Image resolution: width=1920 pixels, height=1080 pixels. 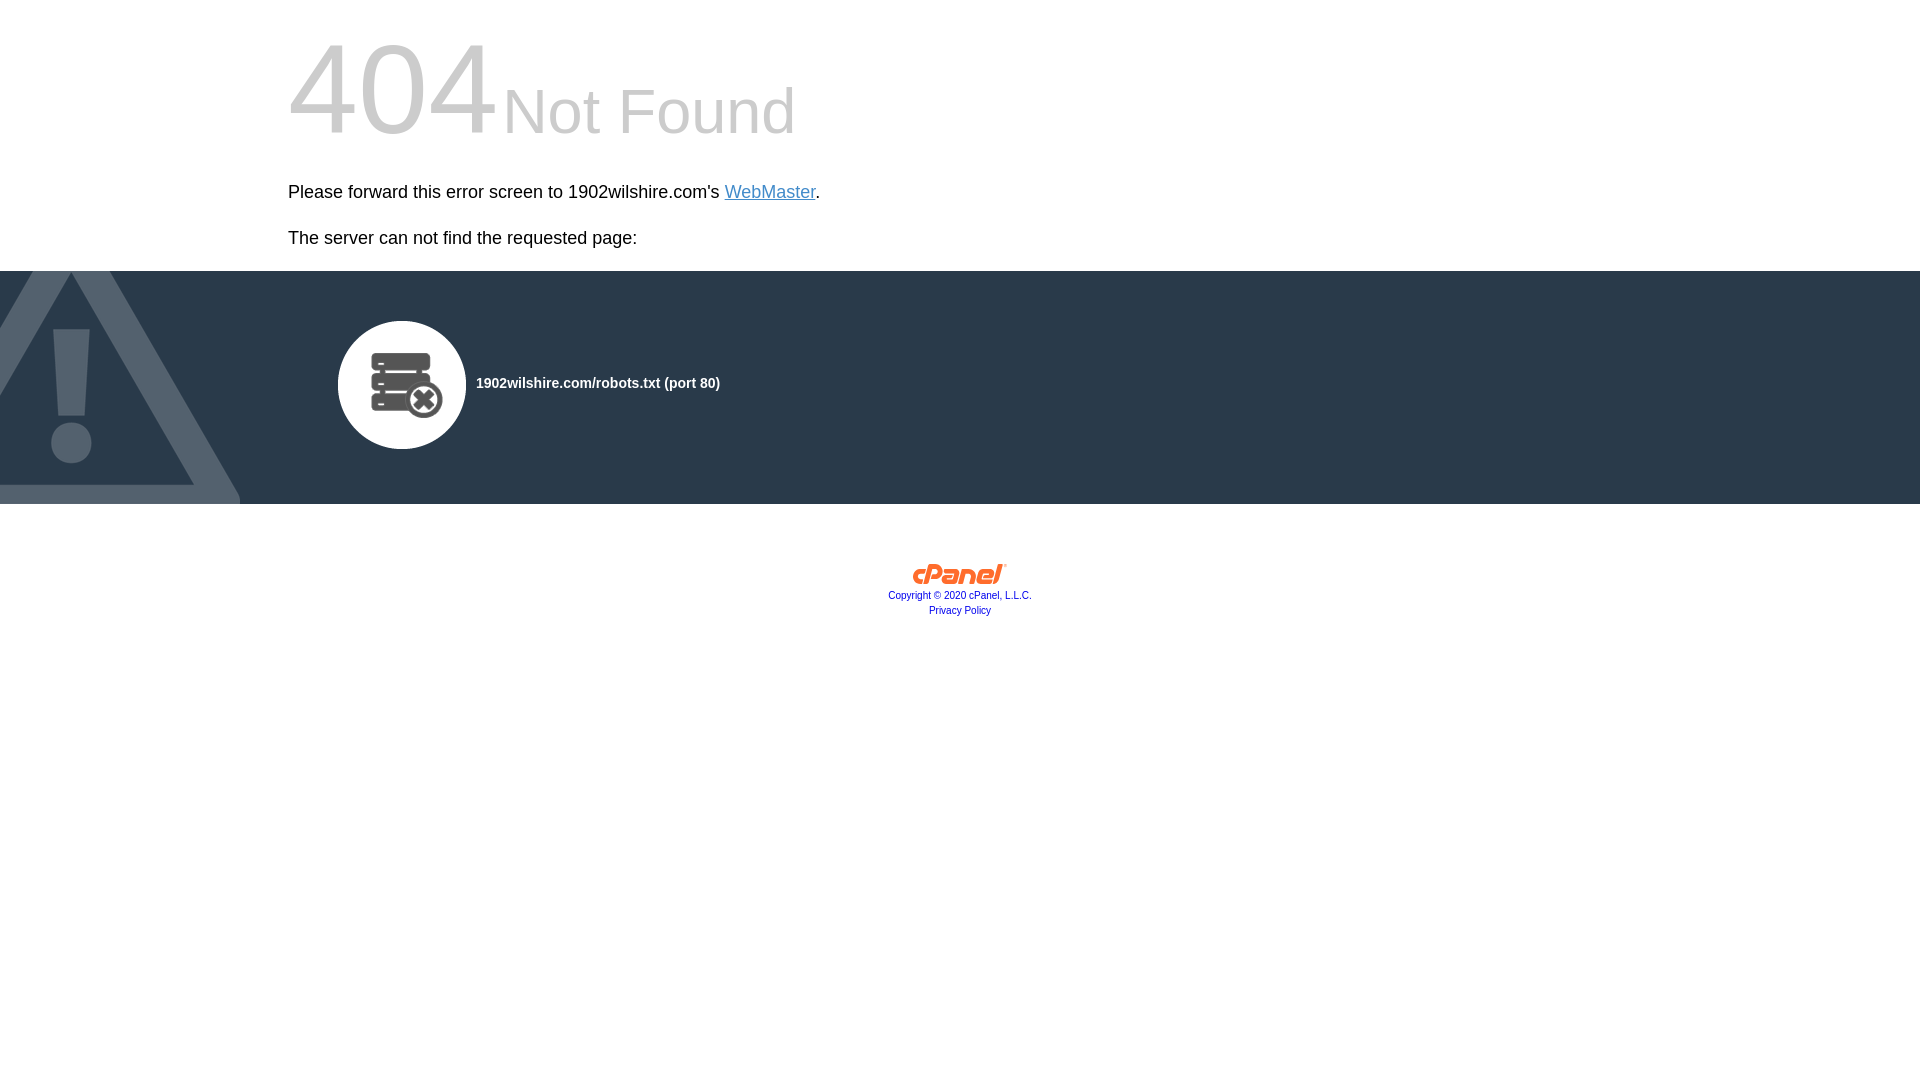 What do you see at coordinates (960, 609) in the screenshot?
I see `'Privacy Policy'` at bounding box center [960, 609].